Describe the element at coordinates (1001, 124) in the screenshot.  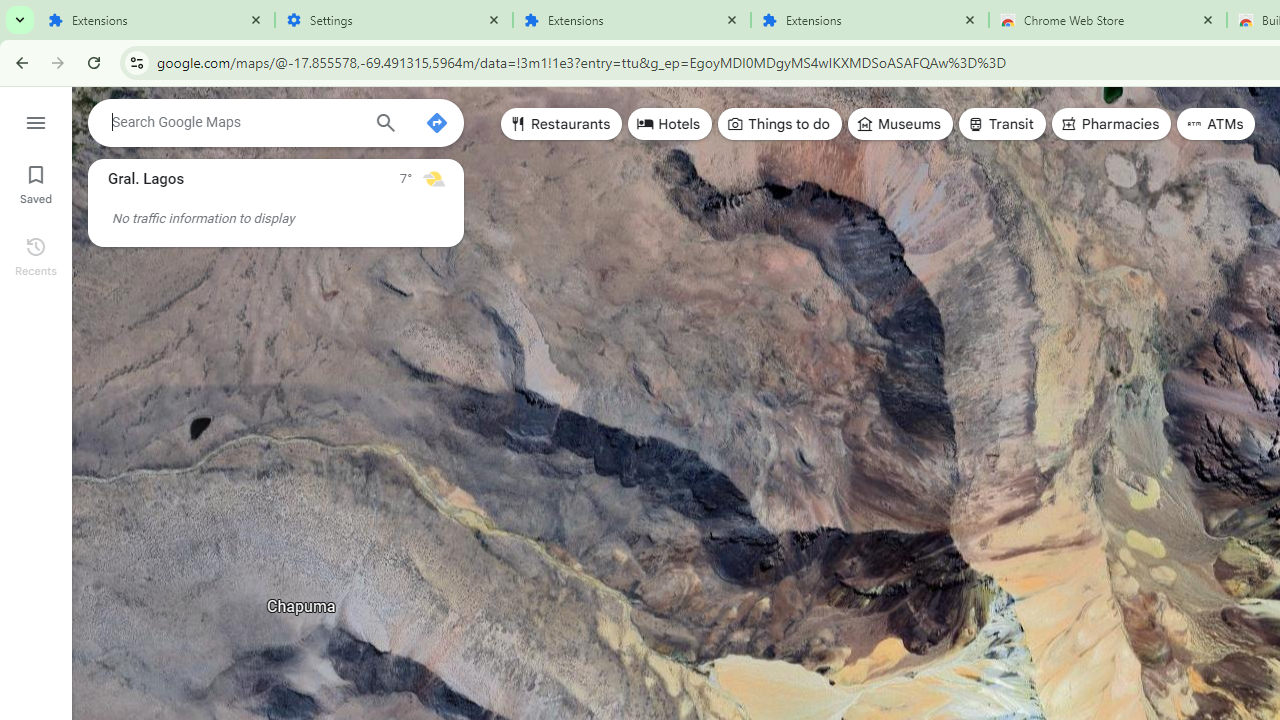
I see `'Transit'` at that location.